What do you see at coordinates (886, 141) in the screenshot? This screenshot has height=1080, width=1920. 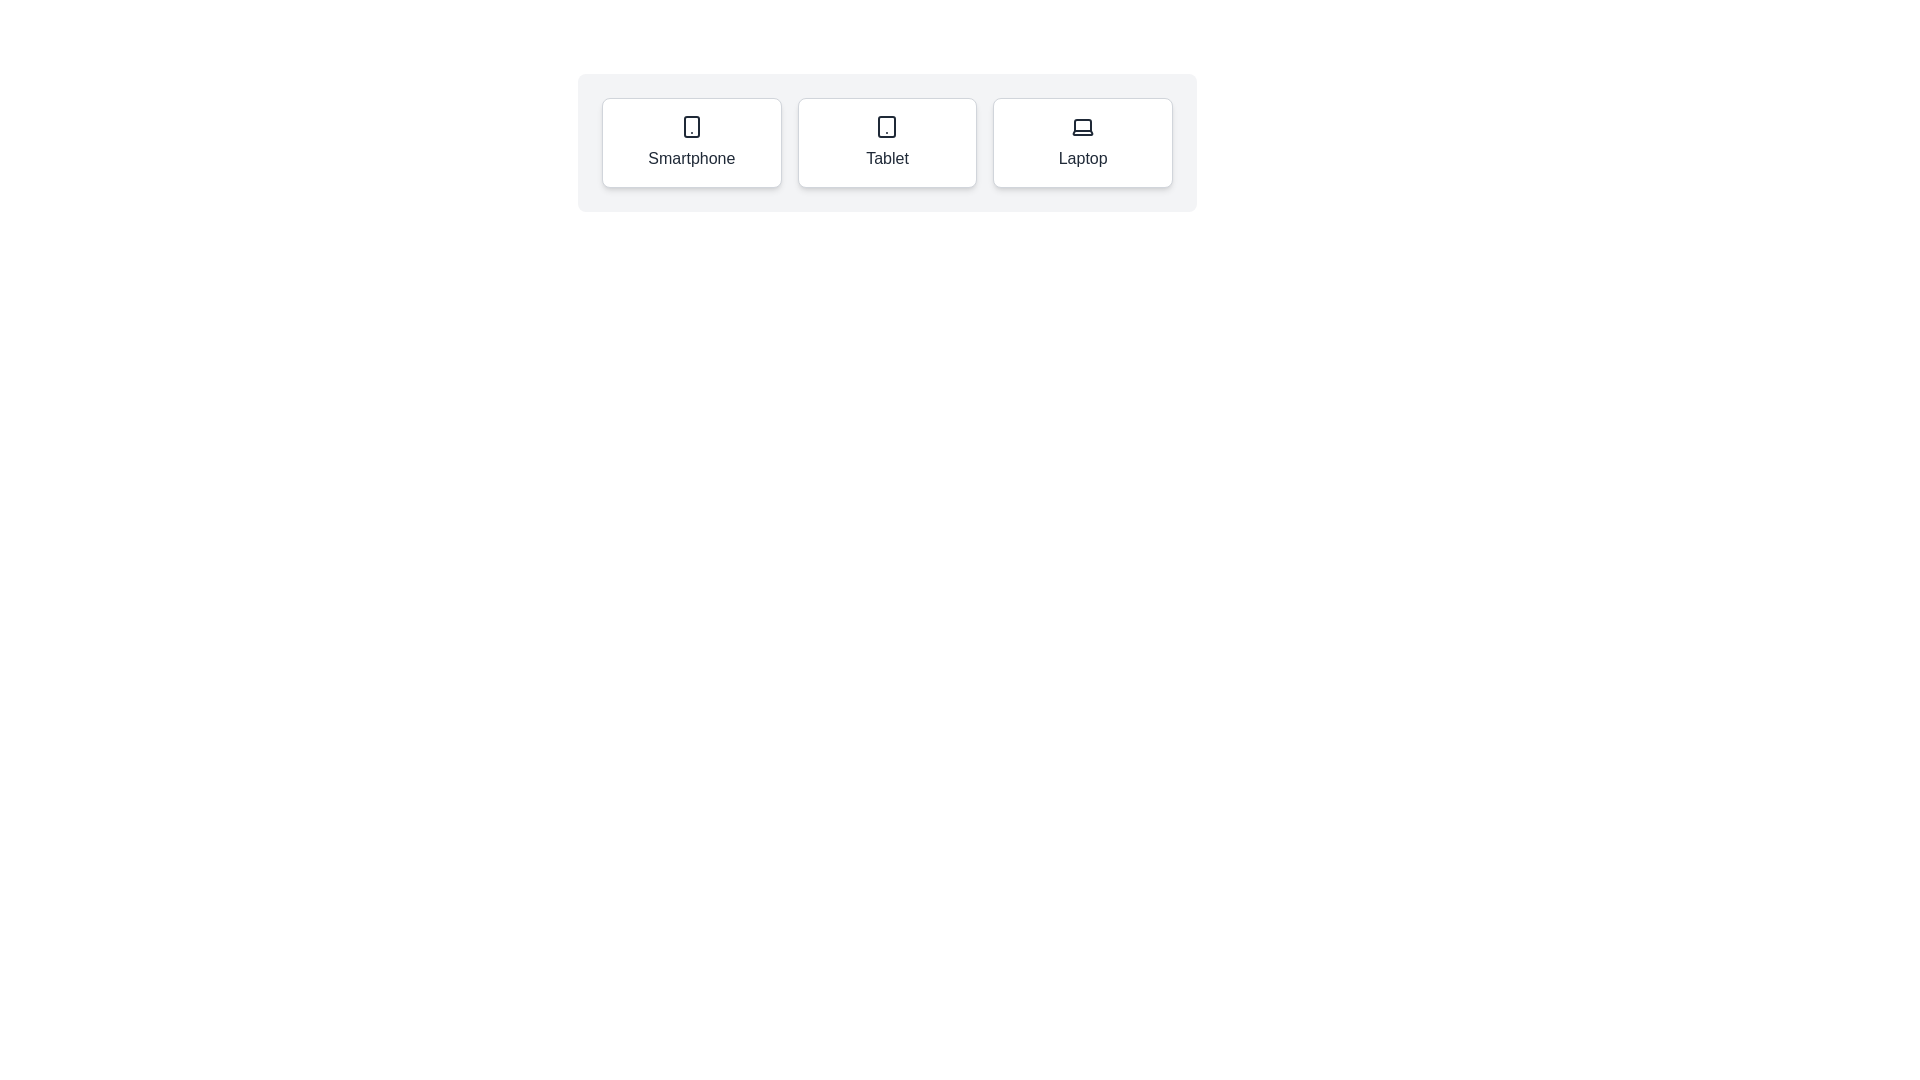 I see `the Tablet chip to select it` at bounding box center [886, 141].